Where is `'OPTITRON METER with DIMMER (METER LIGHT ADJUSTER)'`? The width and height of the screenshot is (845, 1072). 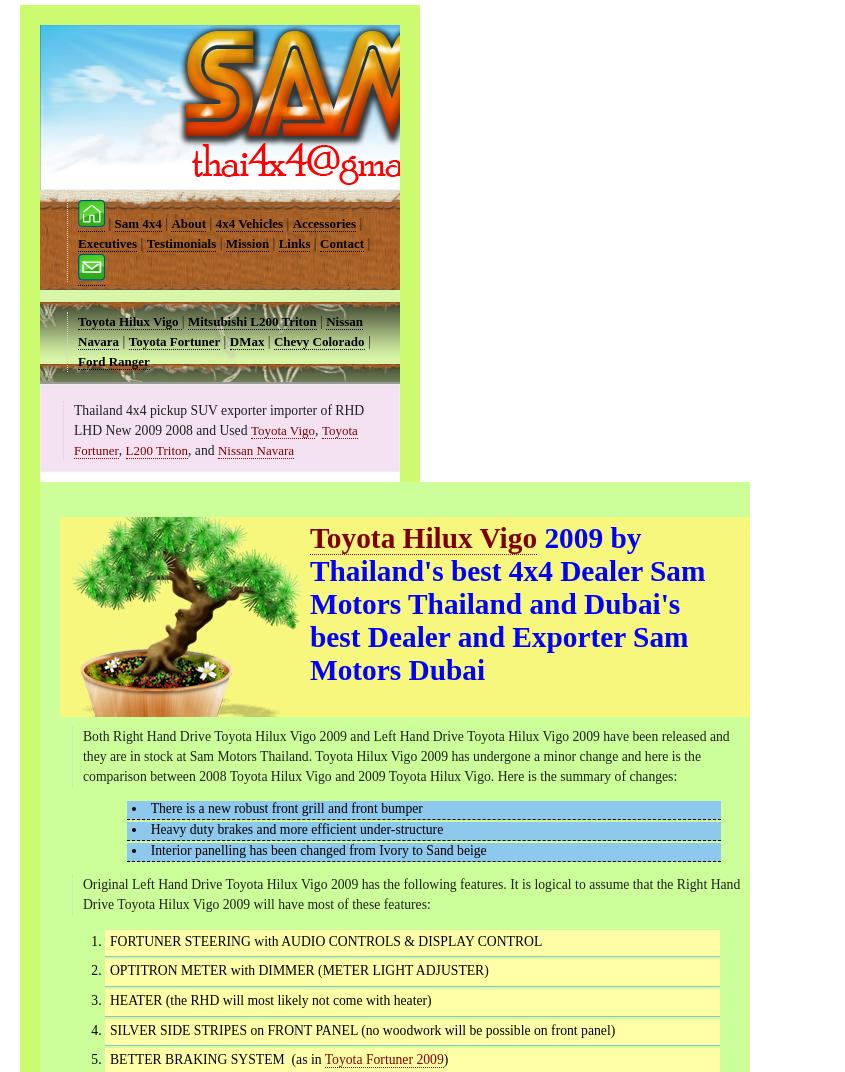 'OPTITRON METER with DIMMER (METER LIGHT ADJUSTER)' is located at coordinates (298, 969).